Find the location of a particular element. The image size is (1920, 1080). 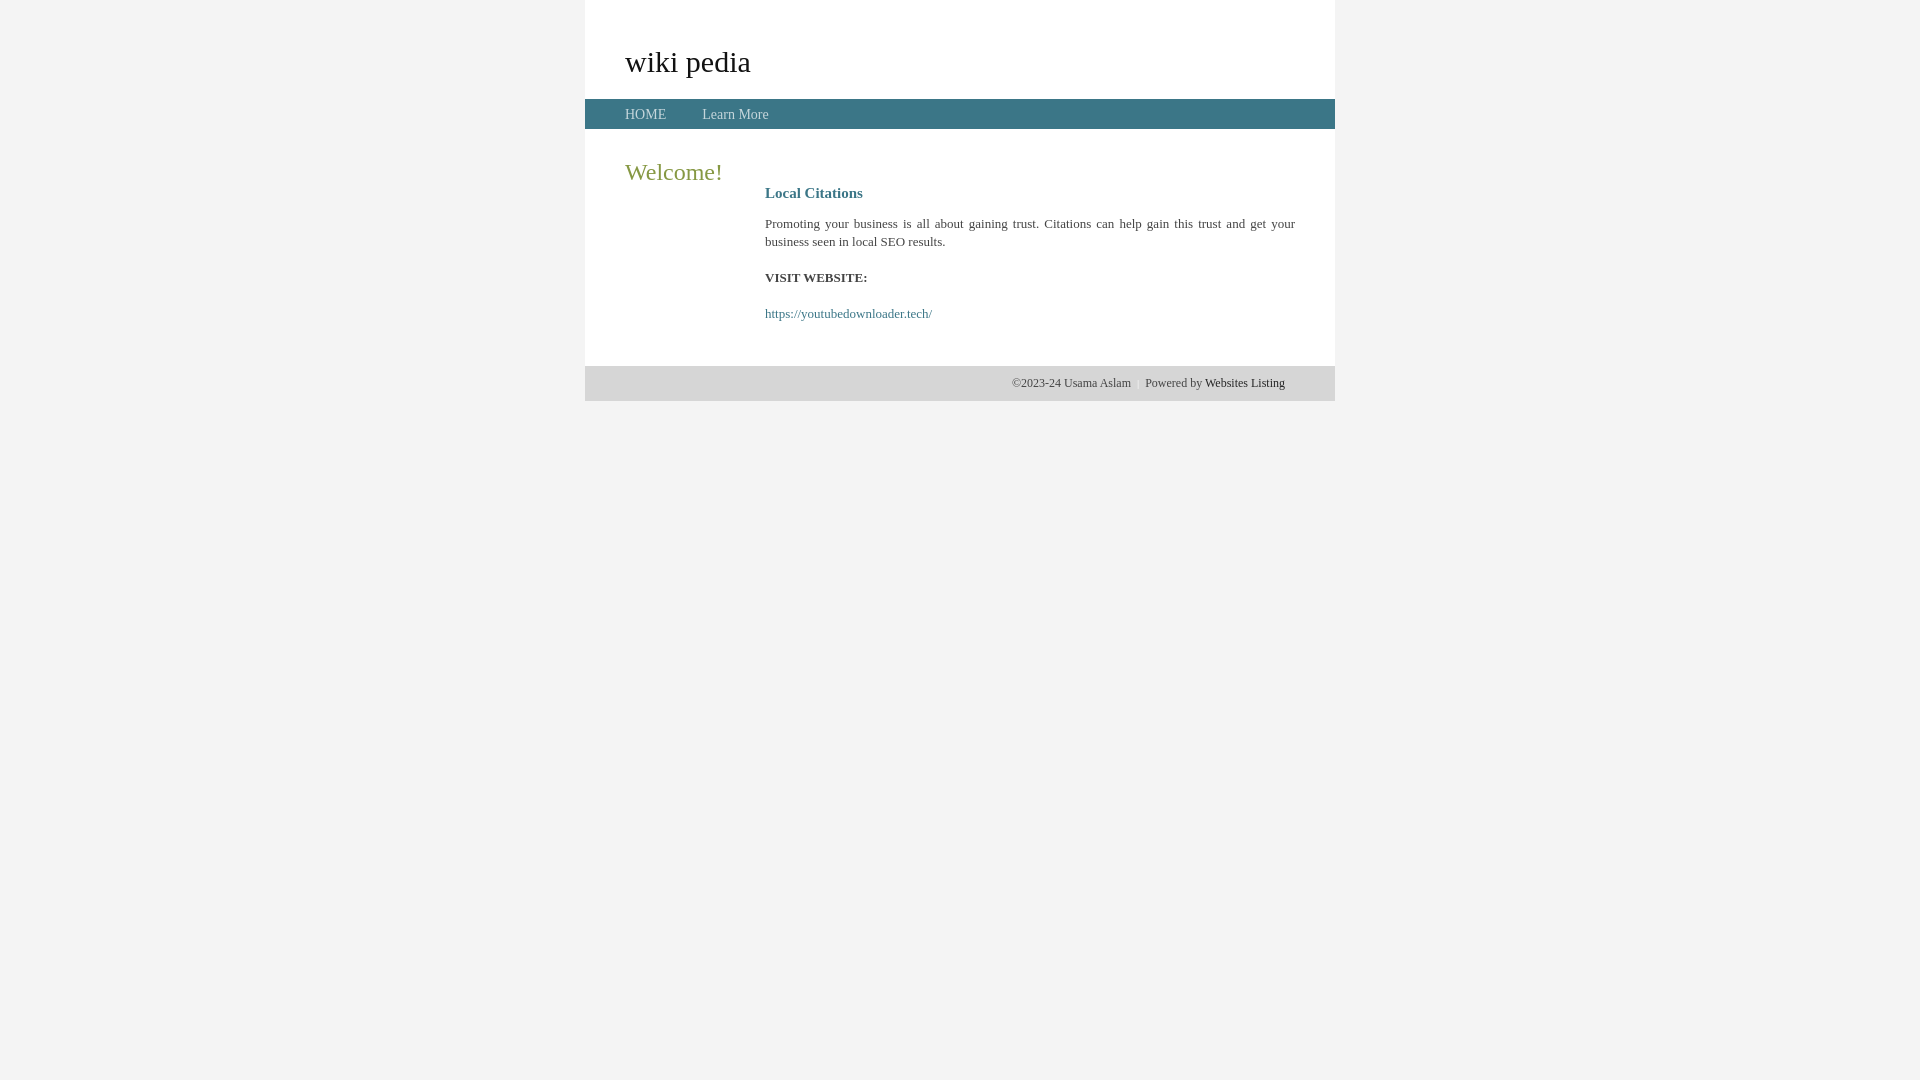

'Websites Listing' is located at coordinates (1203, 382).